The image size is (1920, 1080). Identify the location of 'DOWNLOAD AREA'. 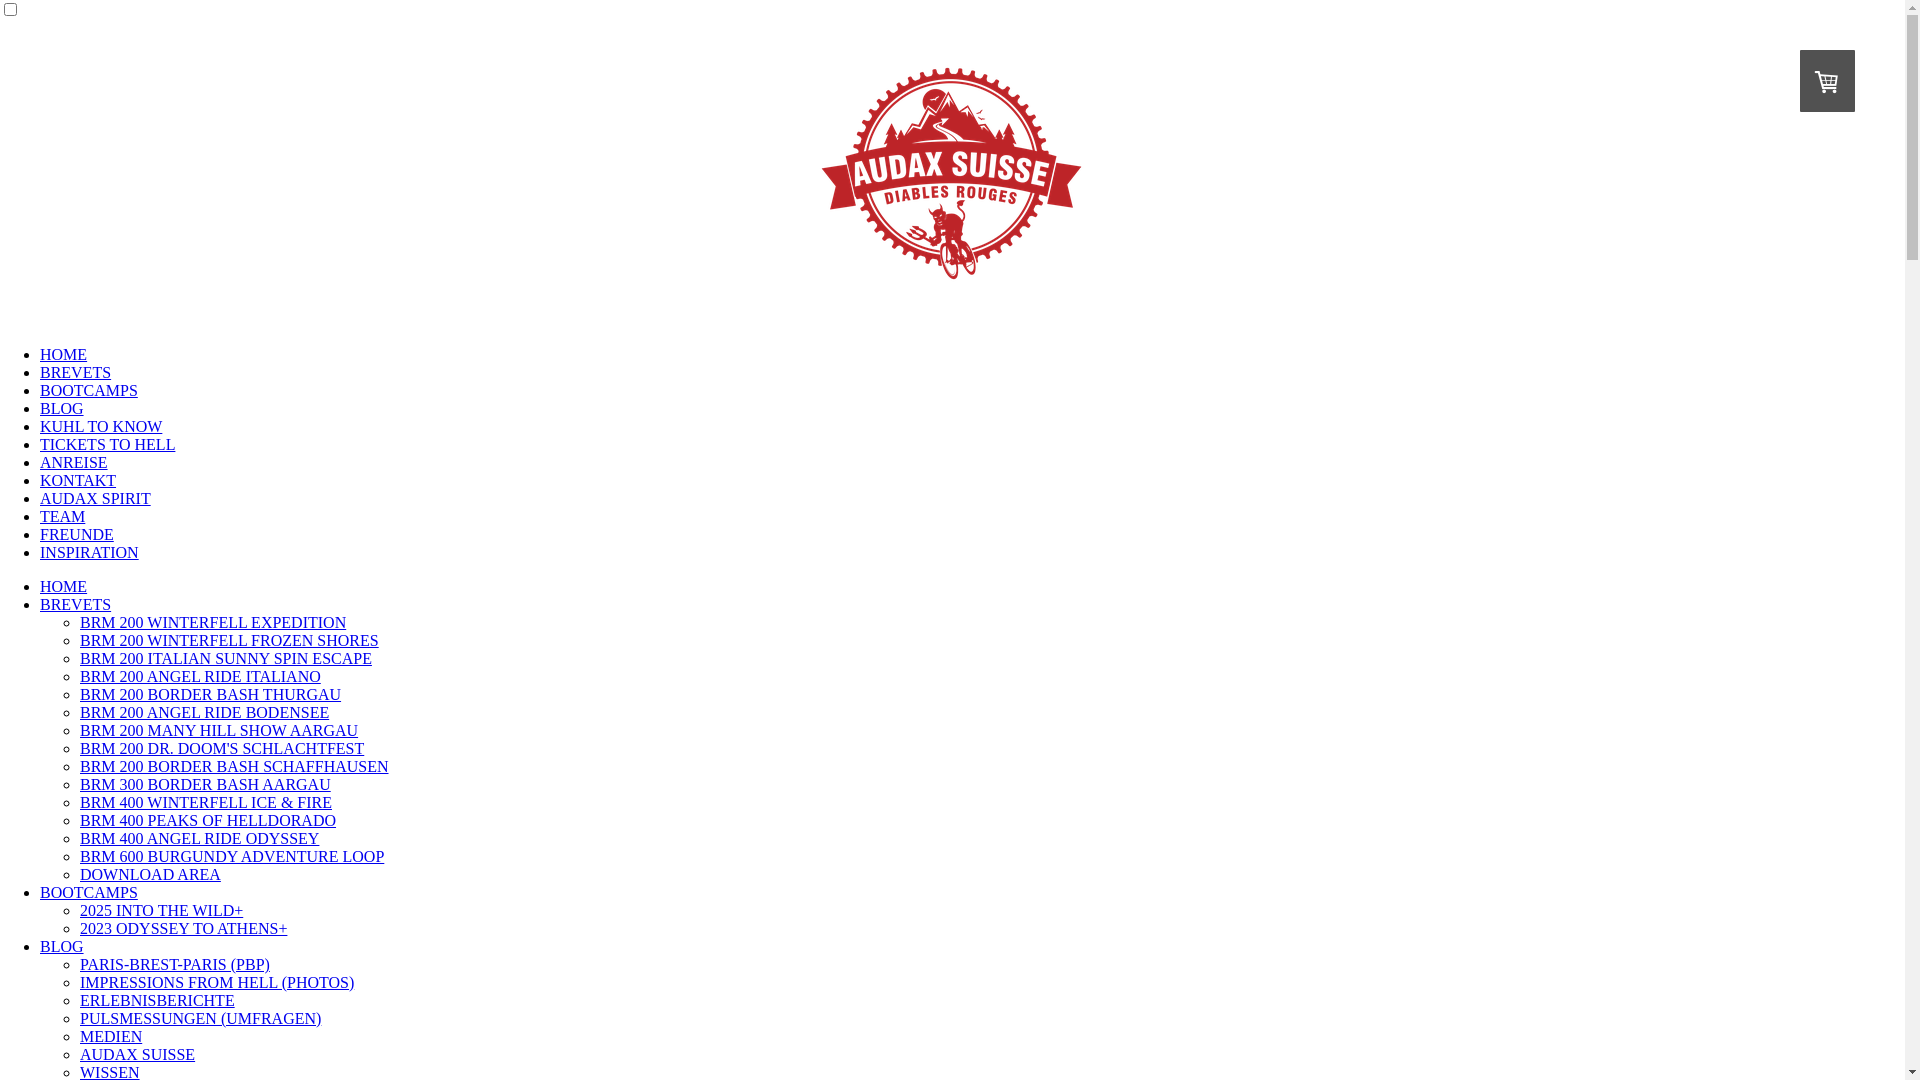
(149, 873).